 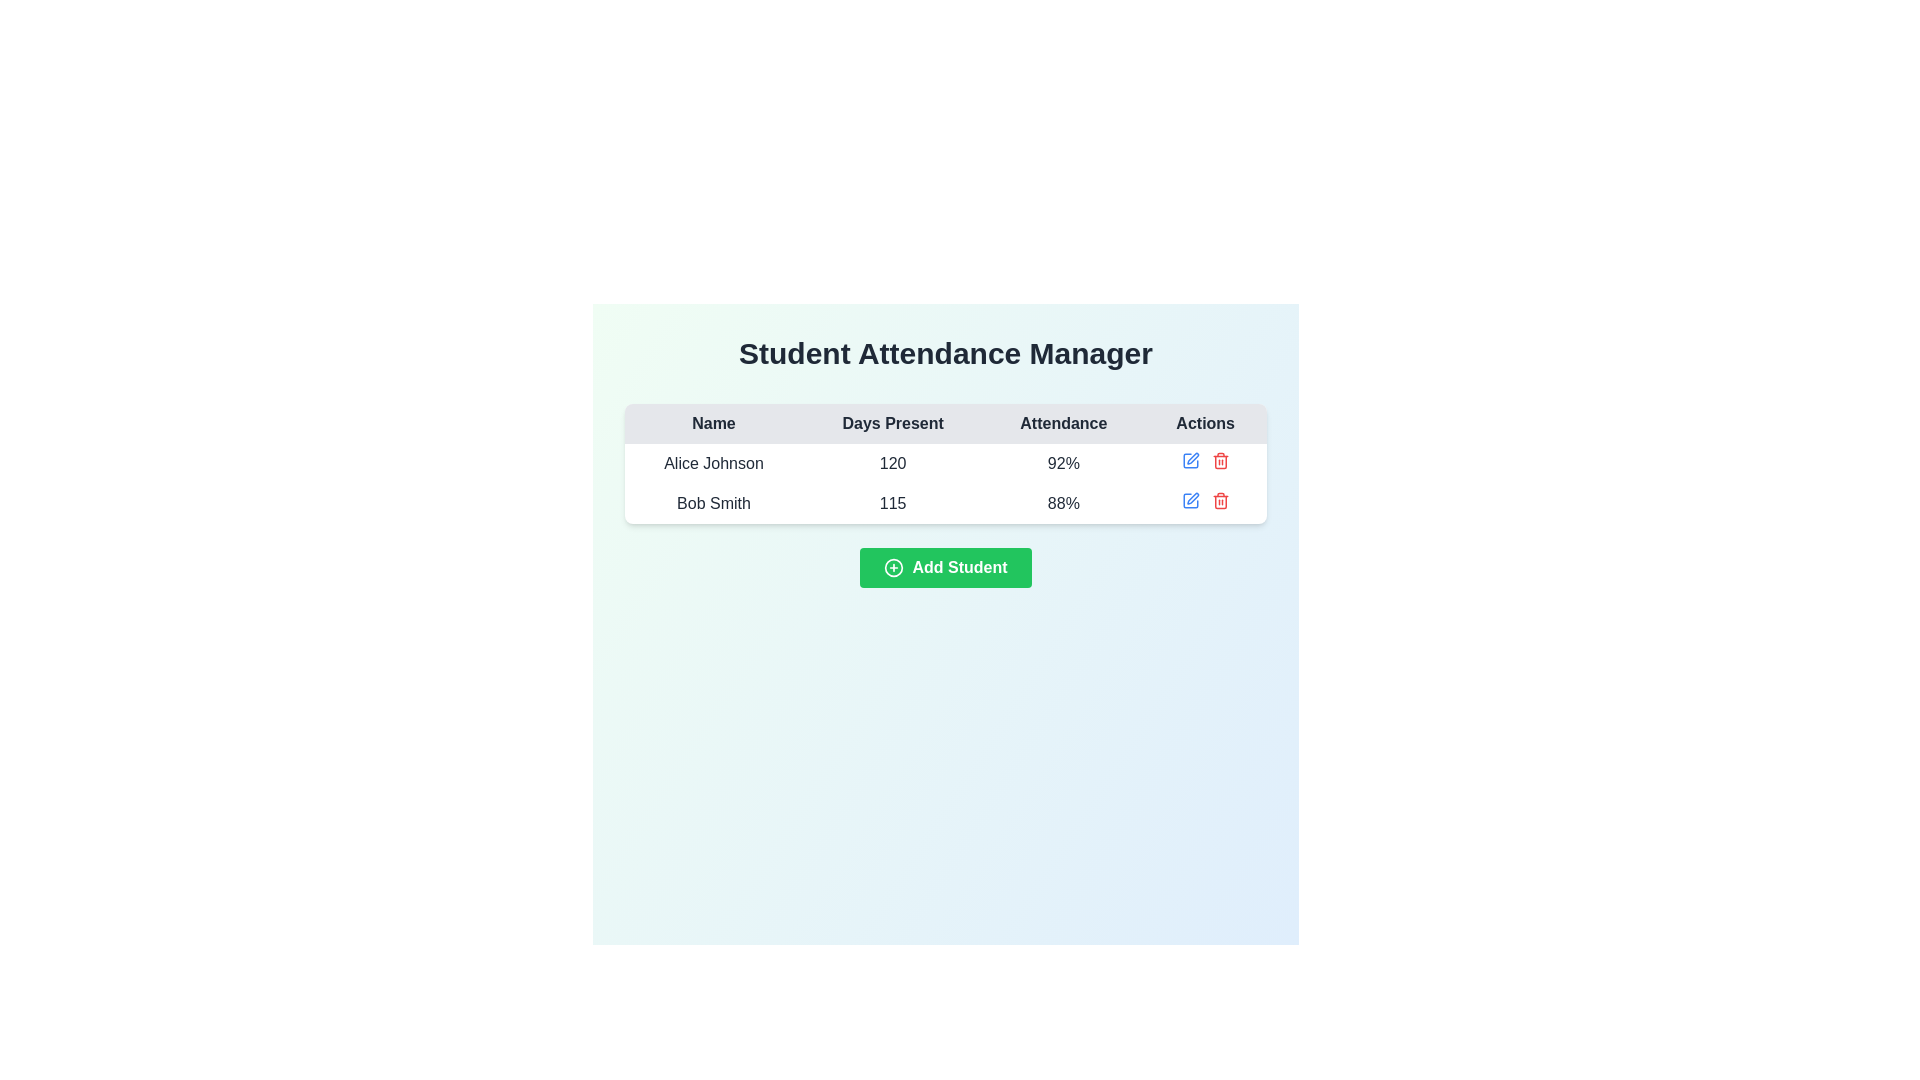 I want to click on the Header text, which indicates the page is dedicated to managing student attendance, located at the top of the interface, so click(x=944, y=353).